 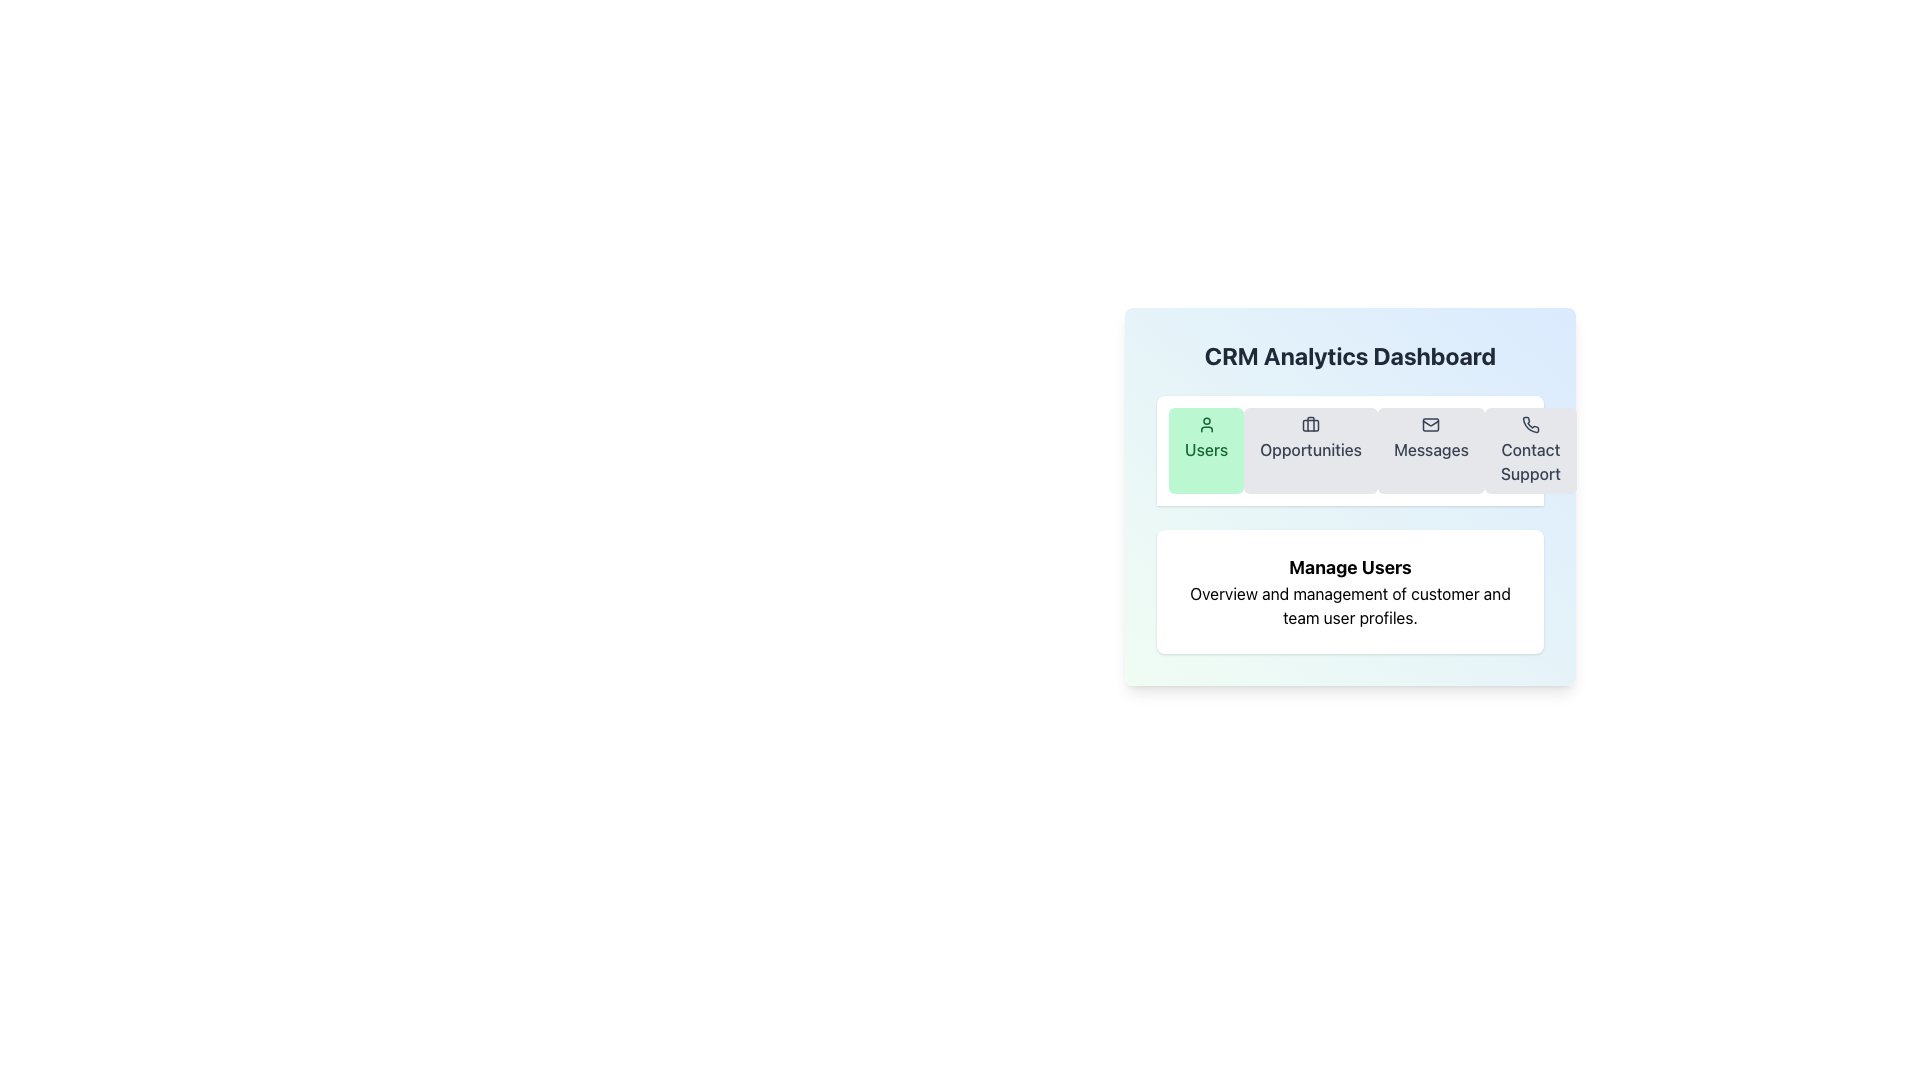 I want to click on the 'Opportunities' tab by interacting with the decorative rectangle that is part of the briefcase icon within the SVG graphic, so click(x=1310, y=424).